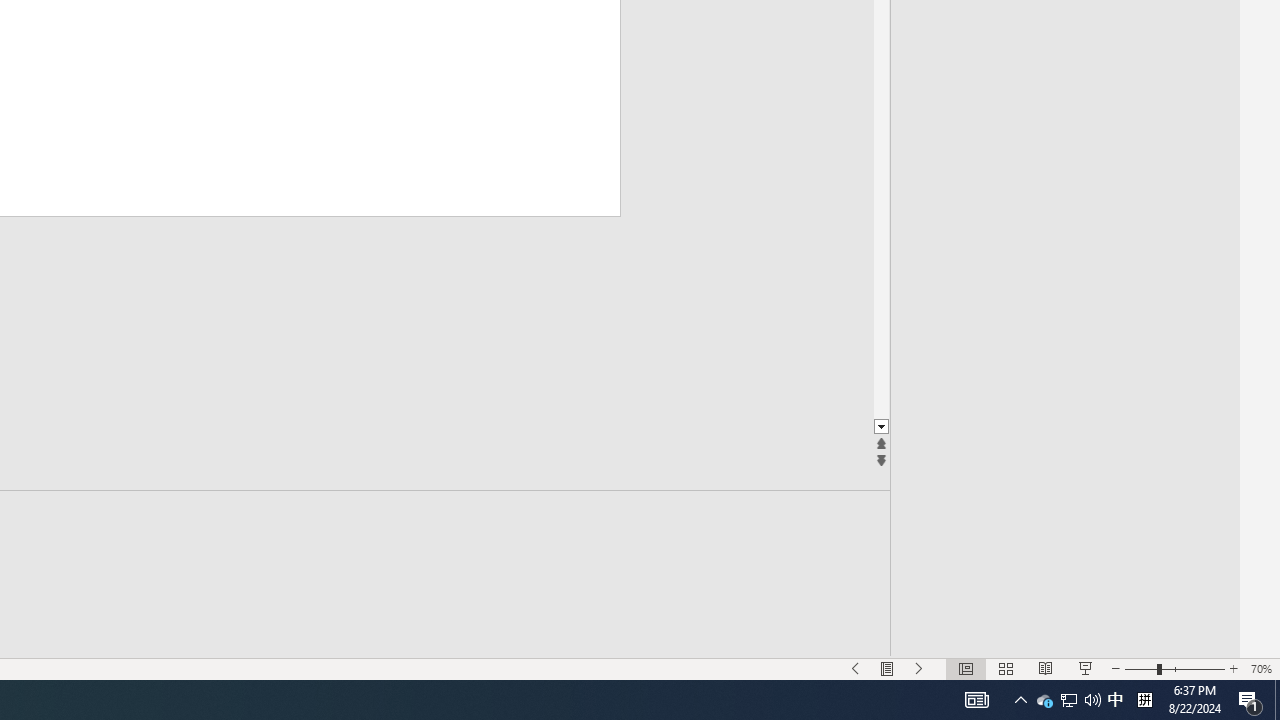  I want to click on 'Slide Show Previous On', so click(855, 669).